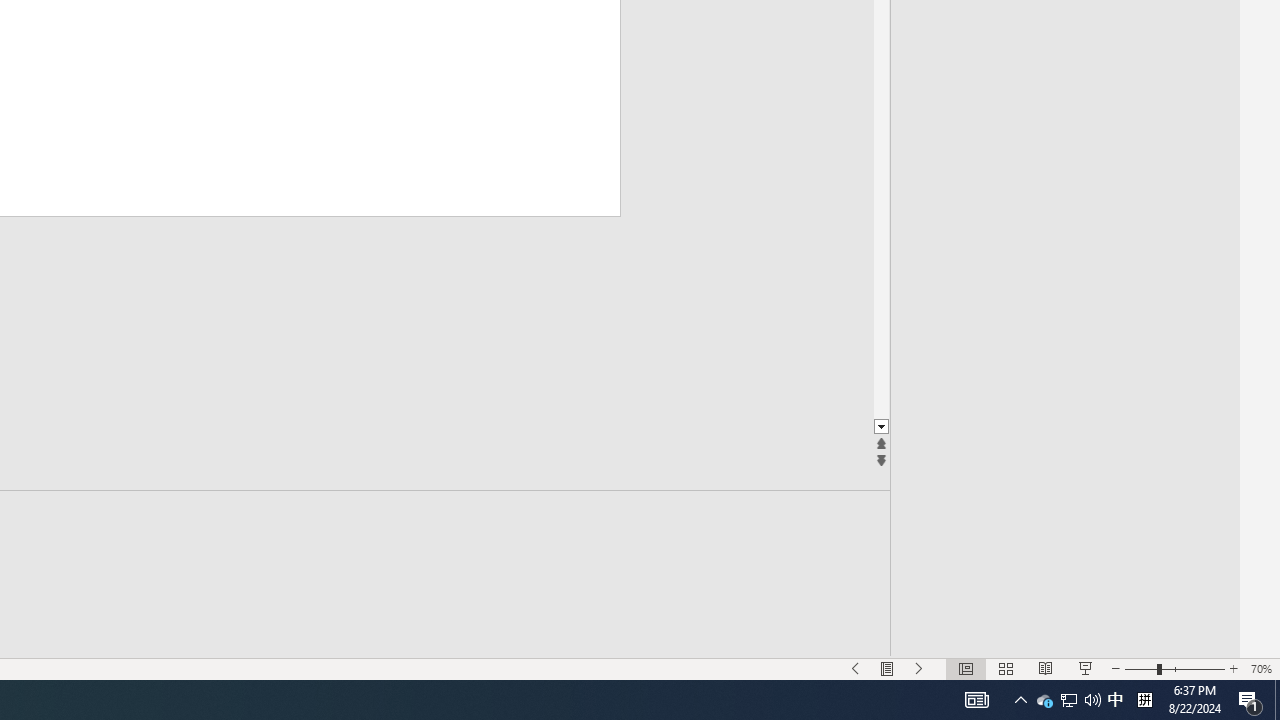  I want to click on 'Slide Show Previous On', so click(855, 669).